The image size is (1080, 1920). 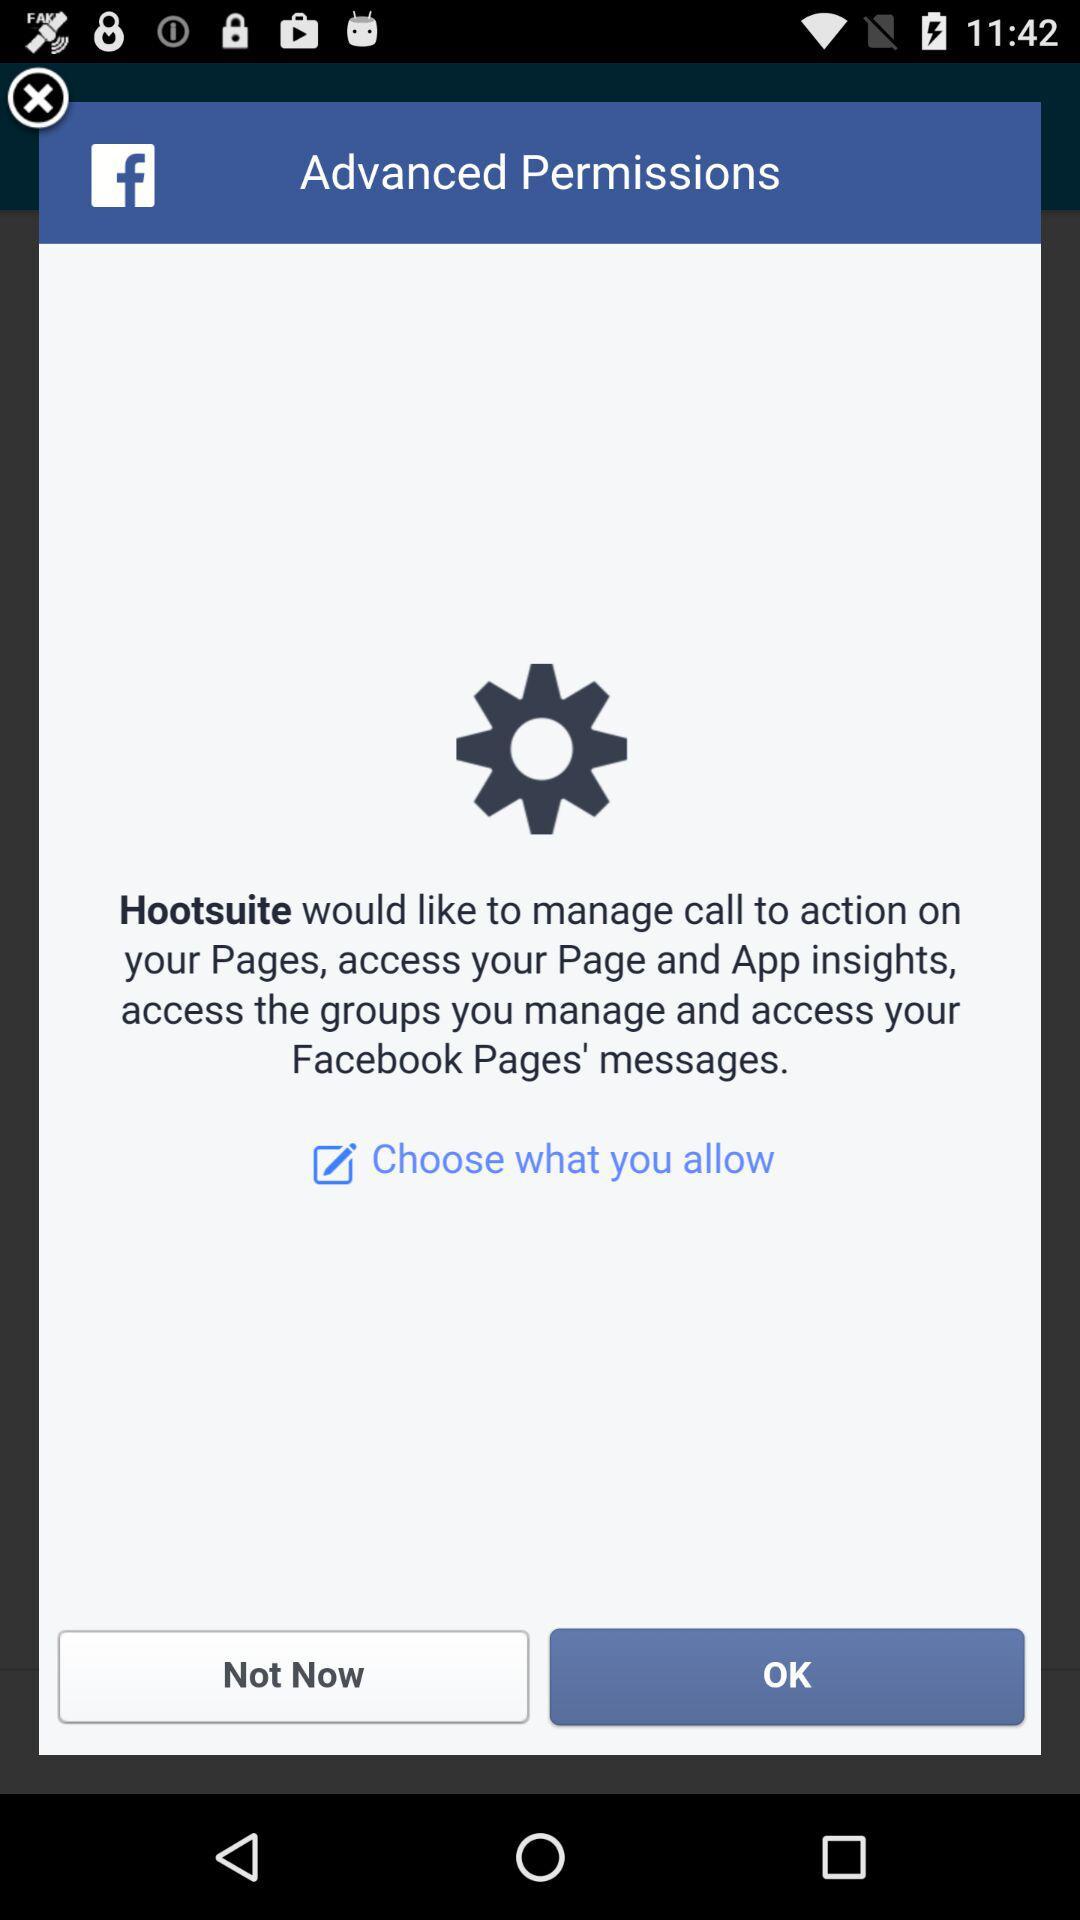 I want to click on the item at the top left corner, so click(x=38, y=100).